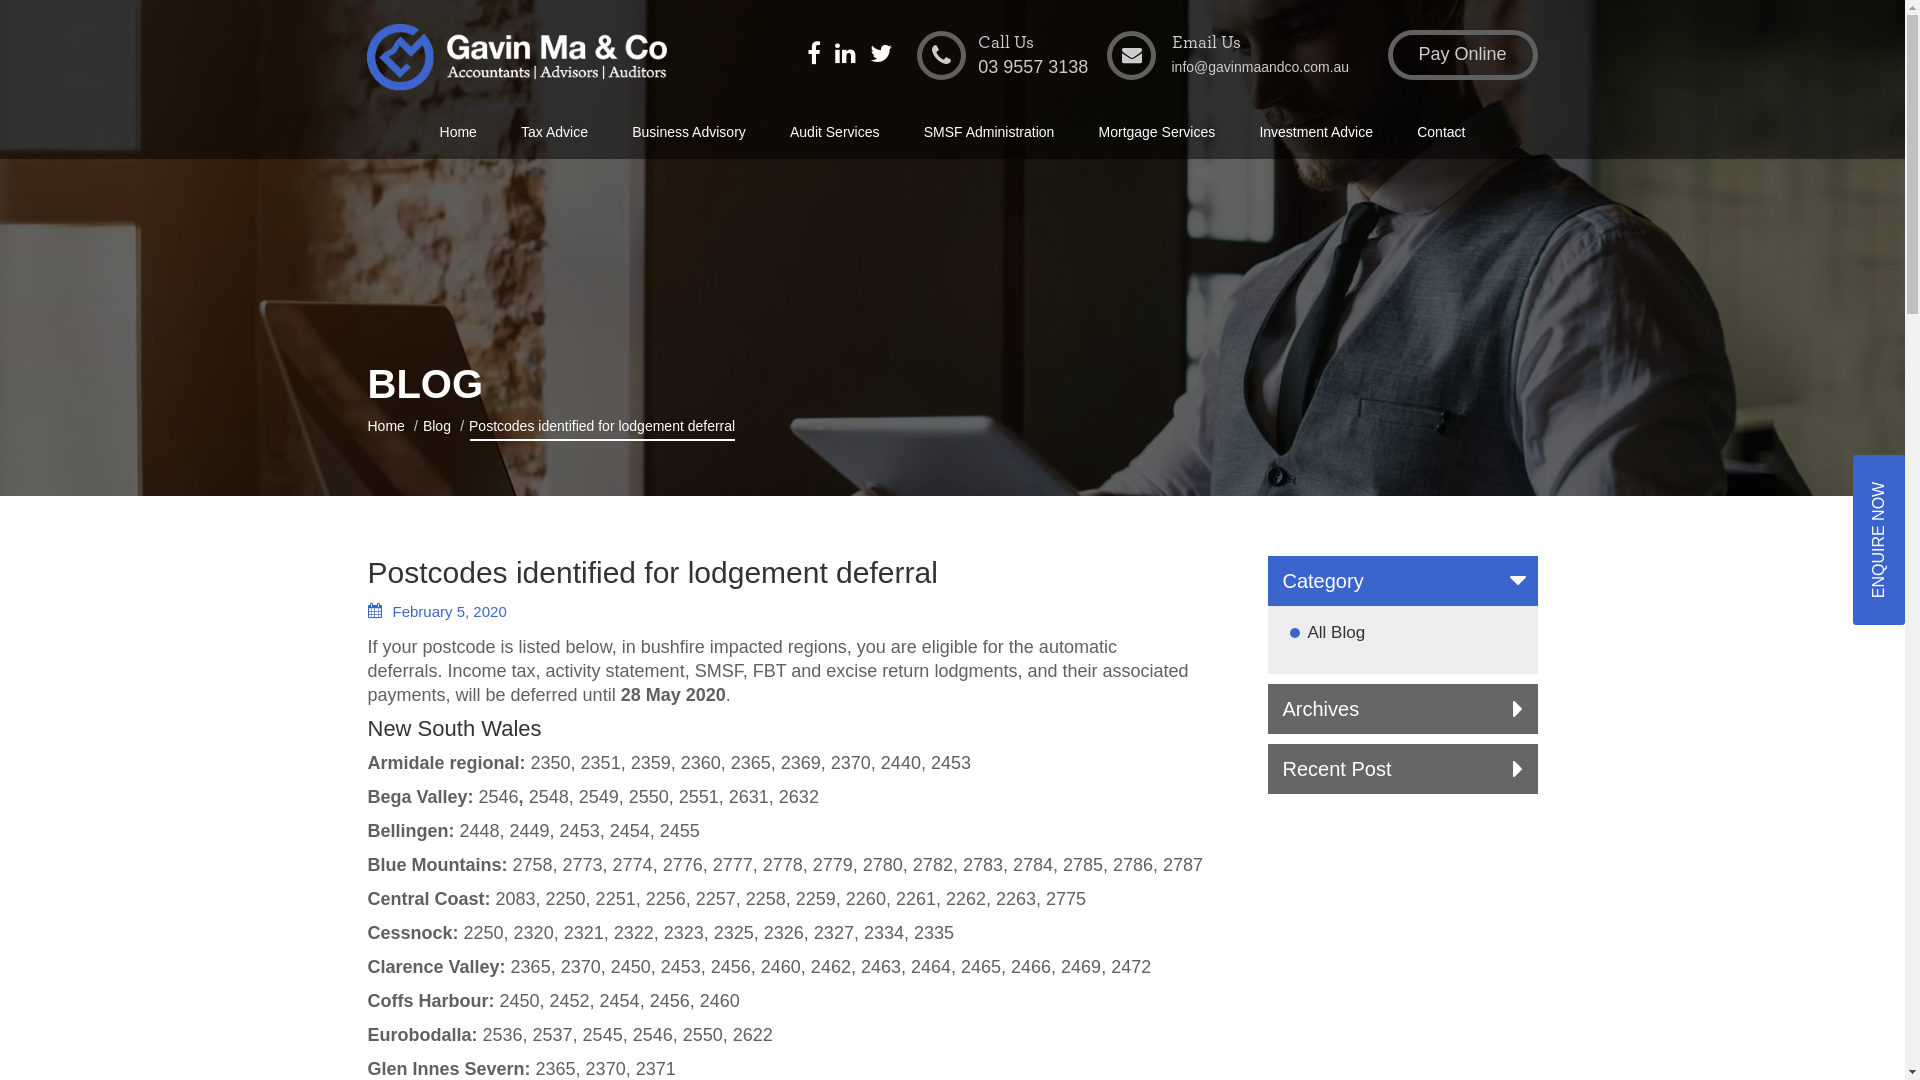  What do you see at coordinates (814, 55) in the screenshot?
I see `'Facebook'` at bounding box center [814, 55].